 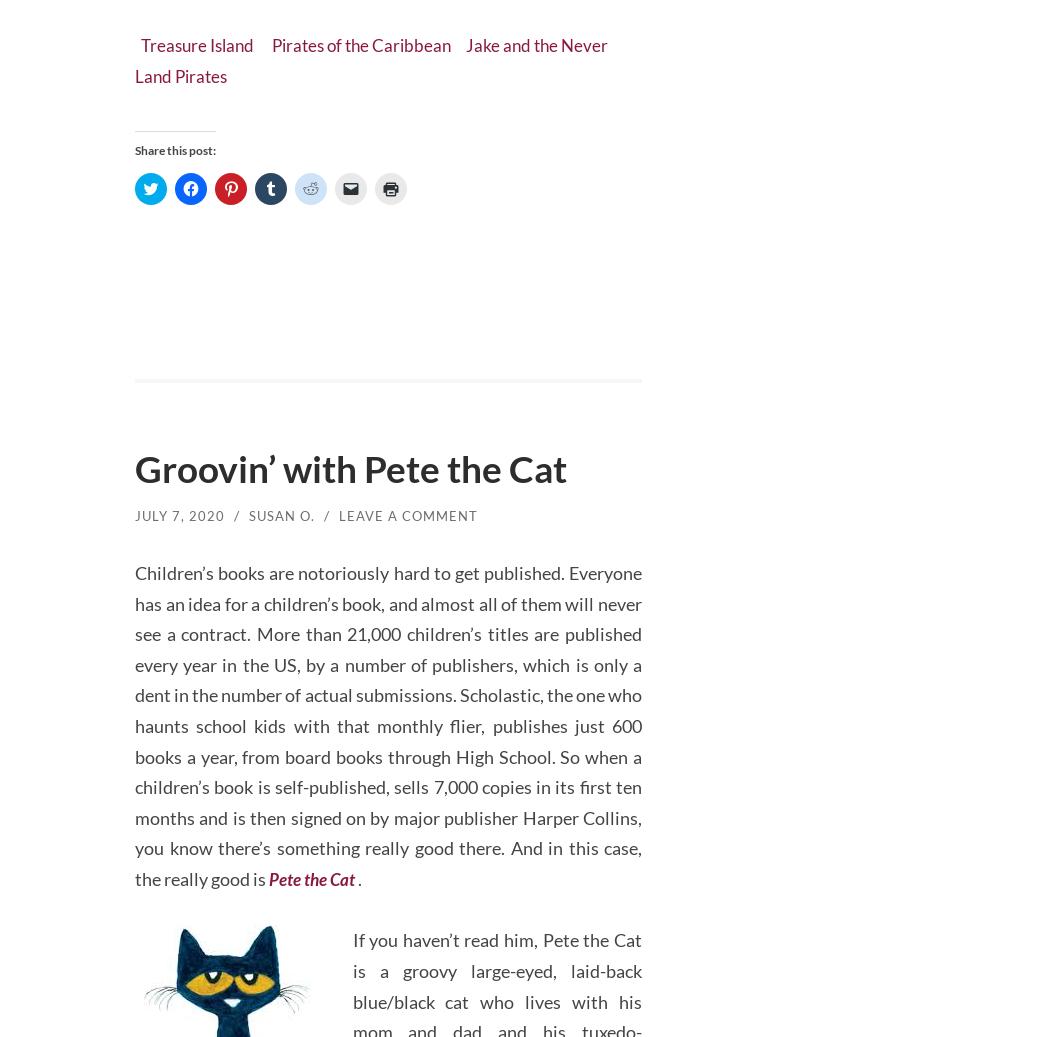 I want to click on 'Jake and the Never Land Pirates', so click(x=381, y=50).